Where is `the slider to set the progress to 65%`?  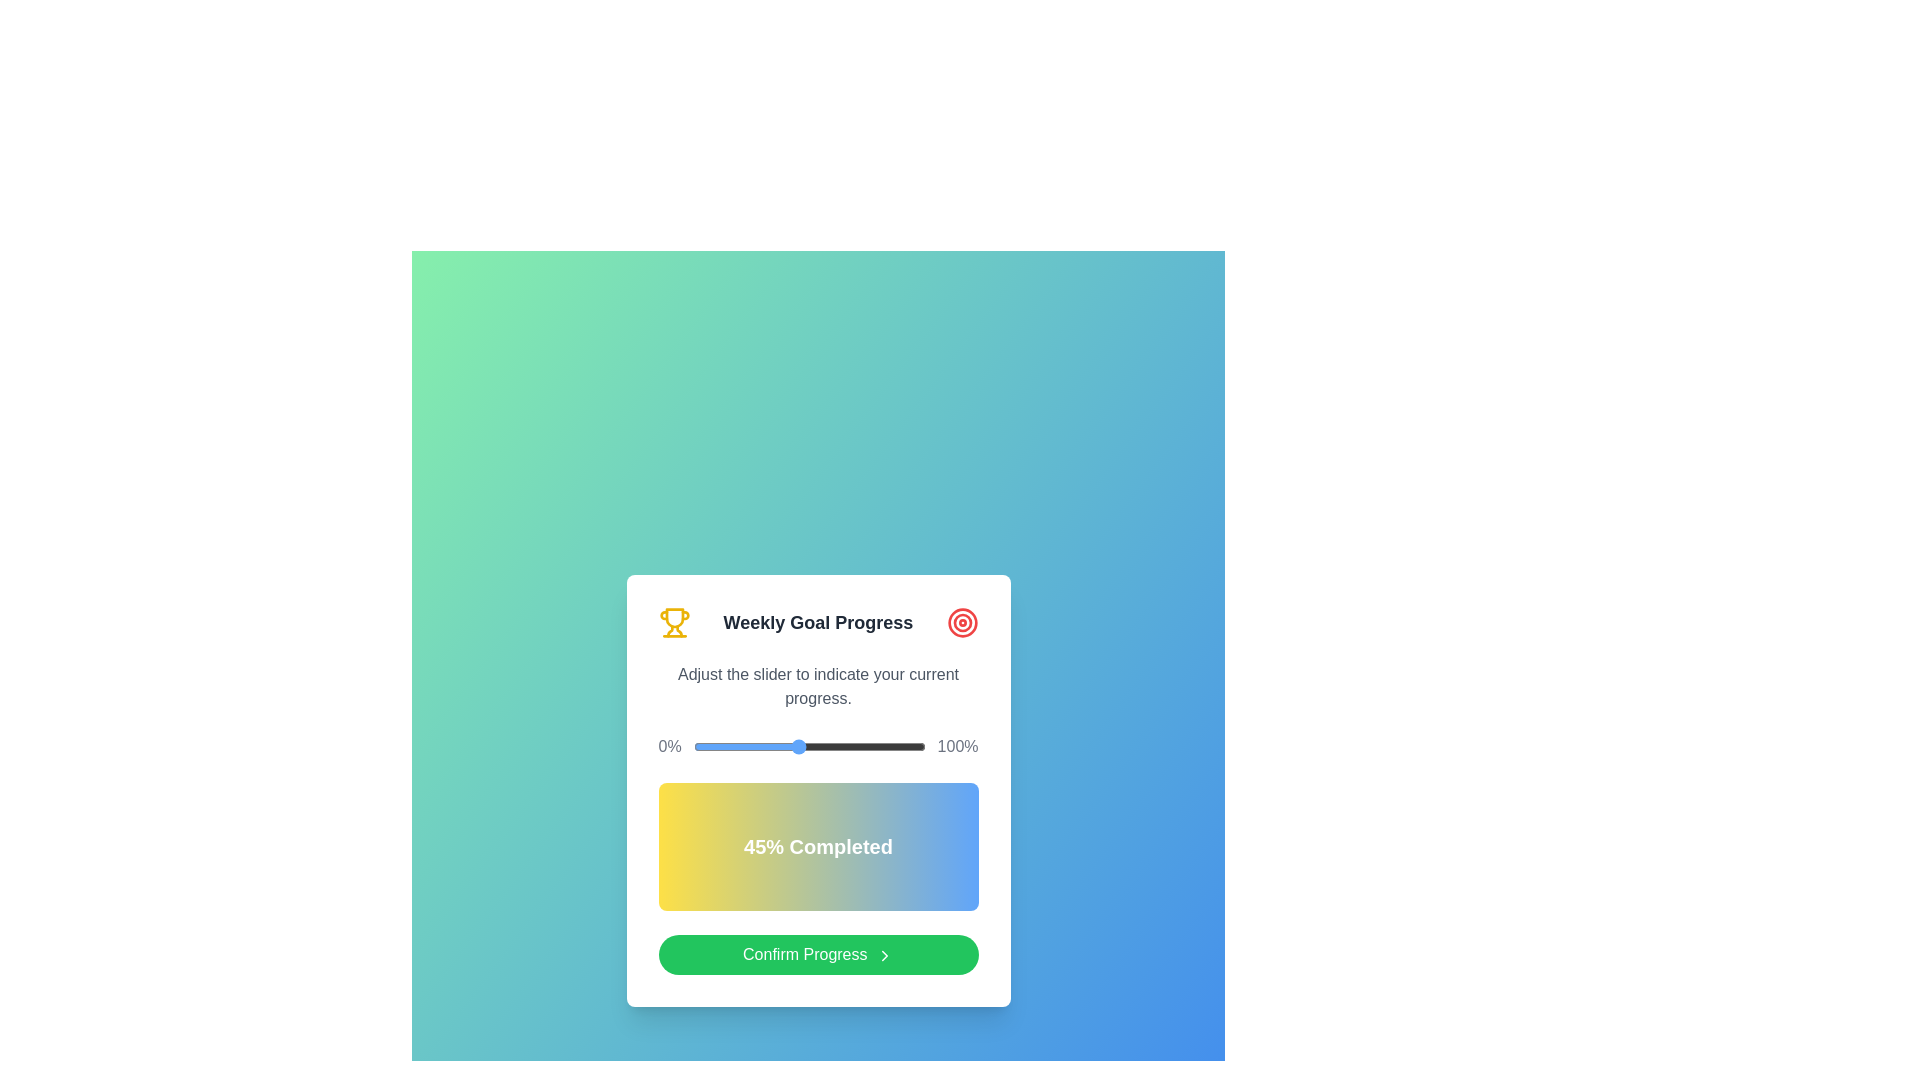
the slider to set the progress to 65% is located at coordinates (844, 747).